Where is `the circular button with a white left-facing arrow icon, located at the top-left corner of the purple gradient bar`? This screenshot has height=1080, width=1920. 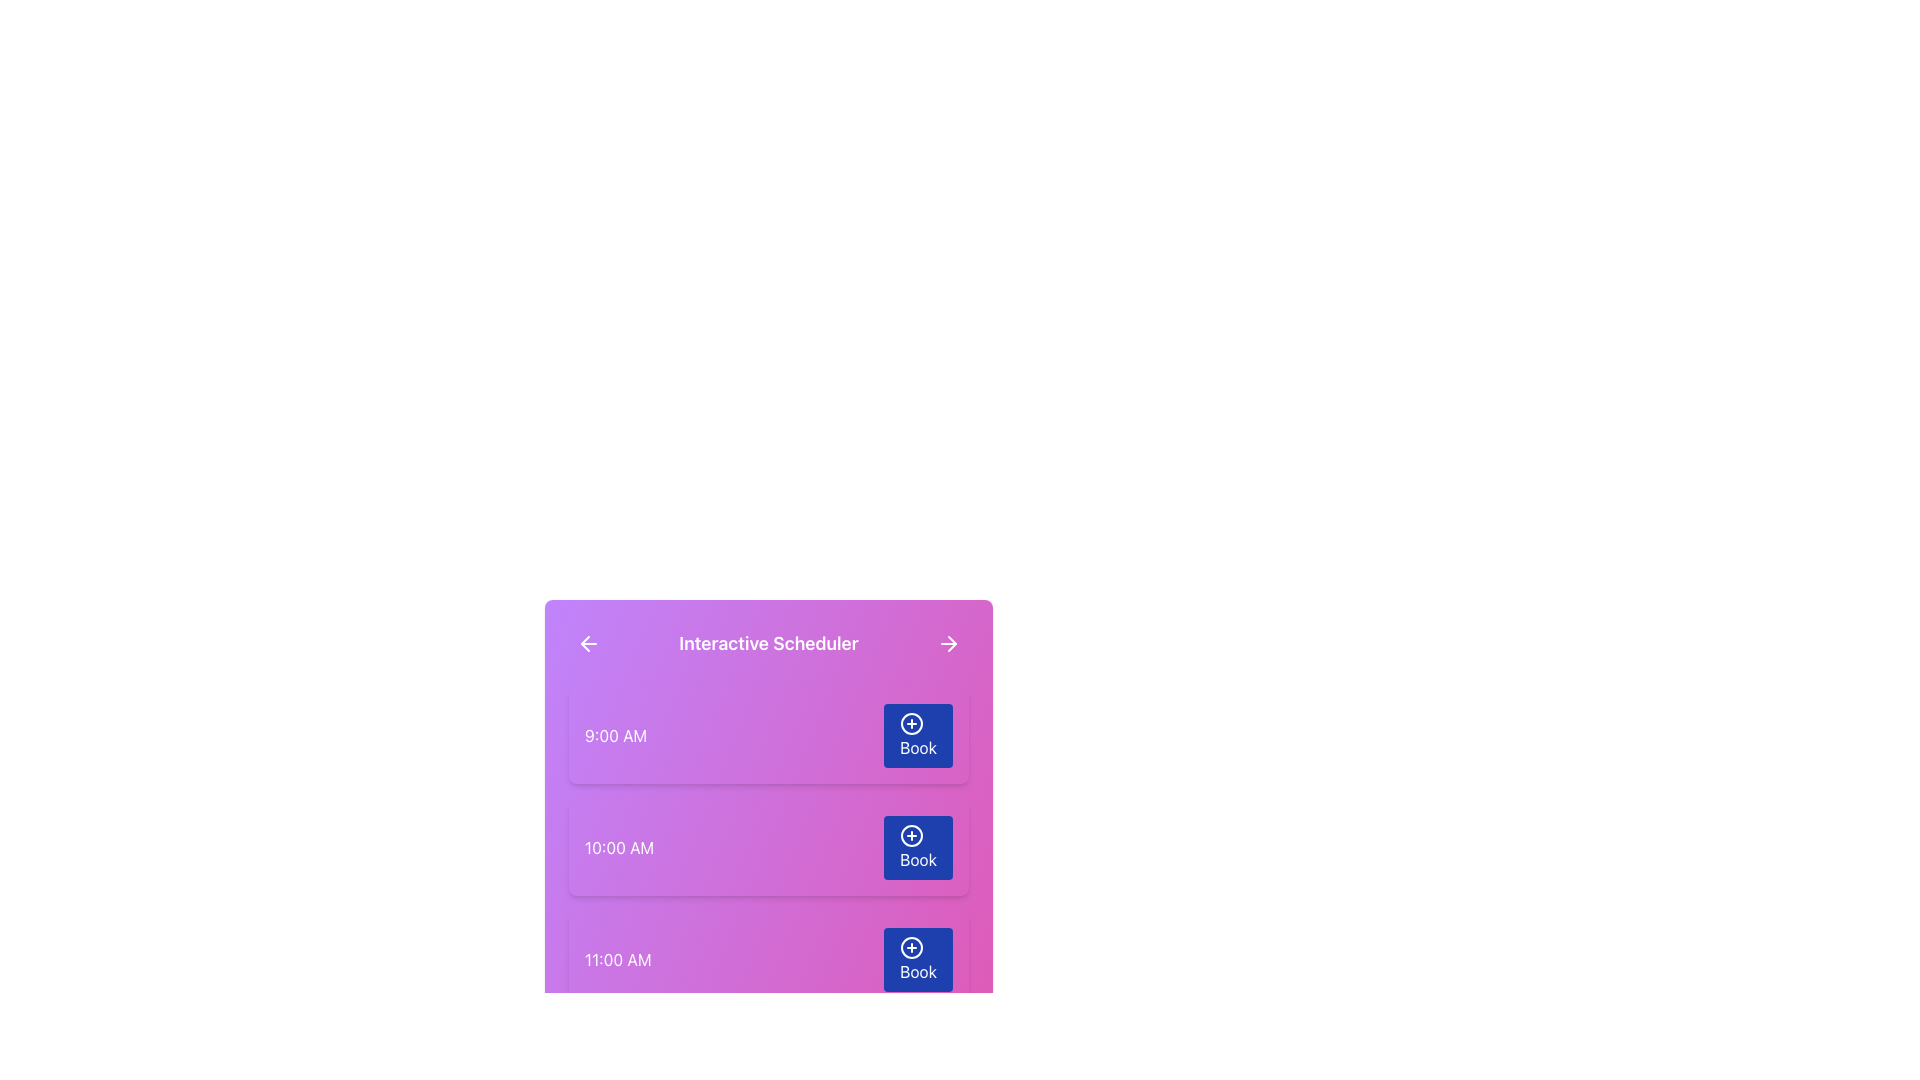
the circular button with a white left-facing arrow icon, located at the top-left corner of the purple gradient bar is located at coordinates (588, 644).